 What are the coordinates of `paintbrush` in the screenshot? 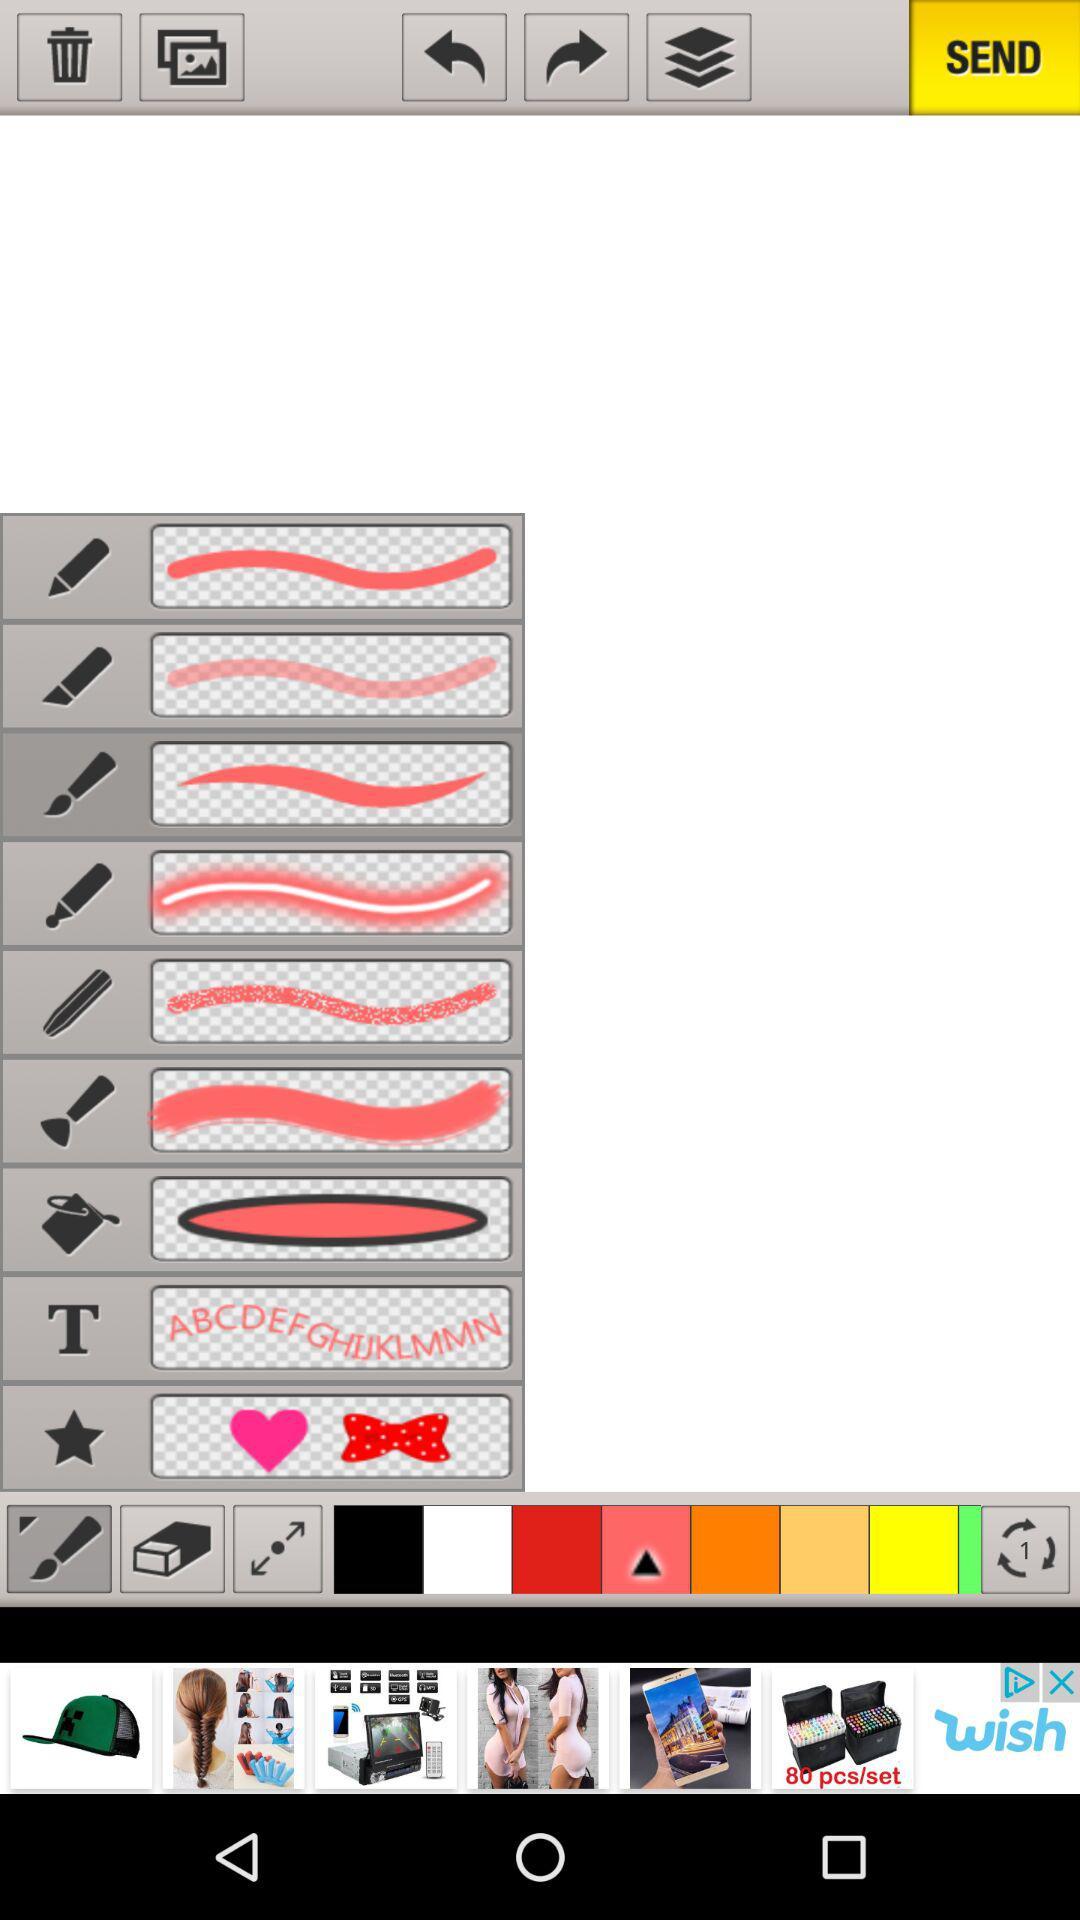 It's located at (58, 1548).